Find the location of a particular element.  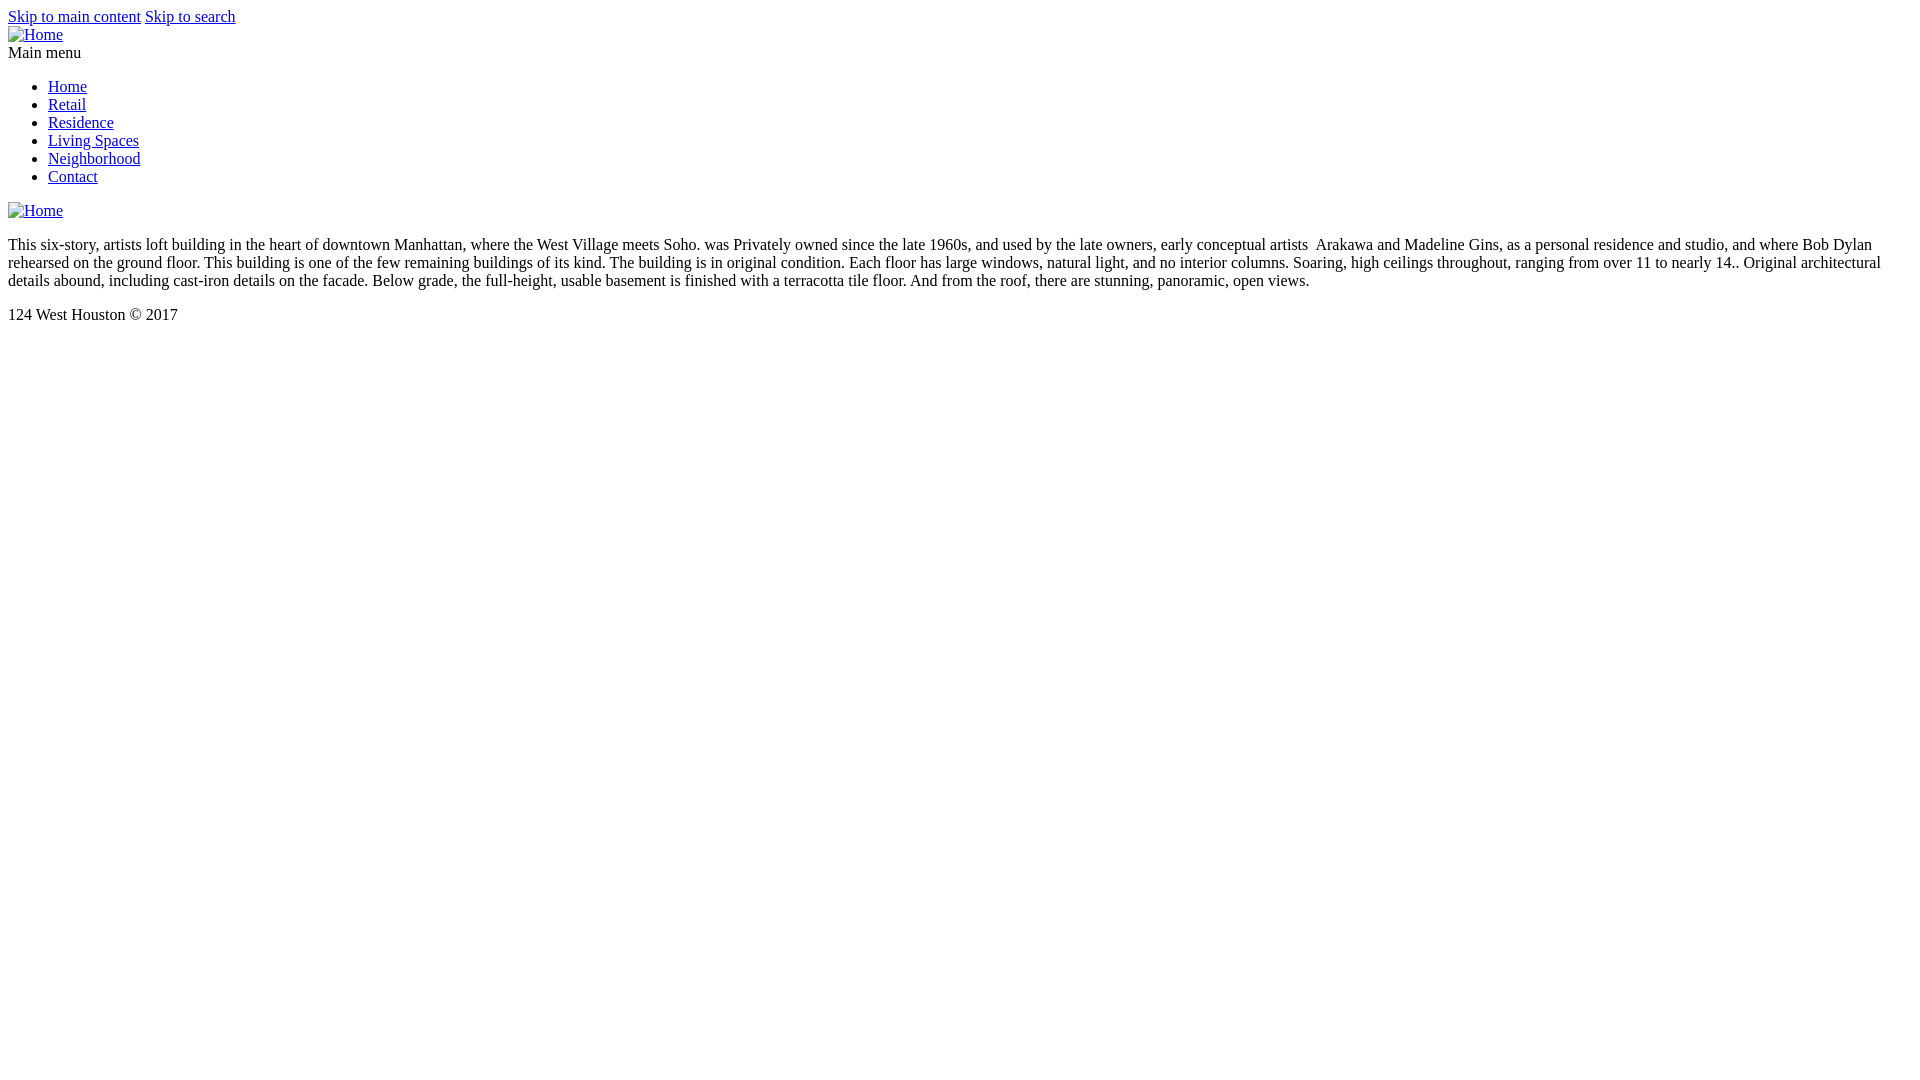

'Skip to search' is located at coordinates (143, 16).